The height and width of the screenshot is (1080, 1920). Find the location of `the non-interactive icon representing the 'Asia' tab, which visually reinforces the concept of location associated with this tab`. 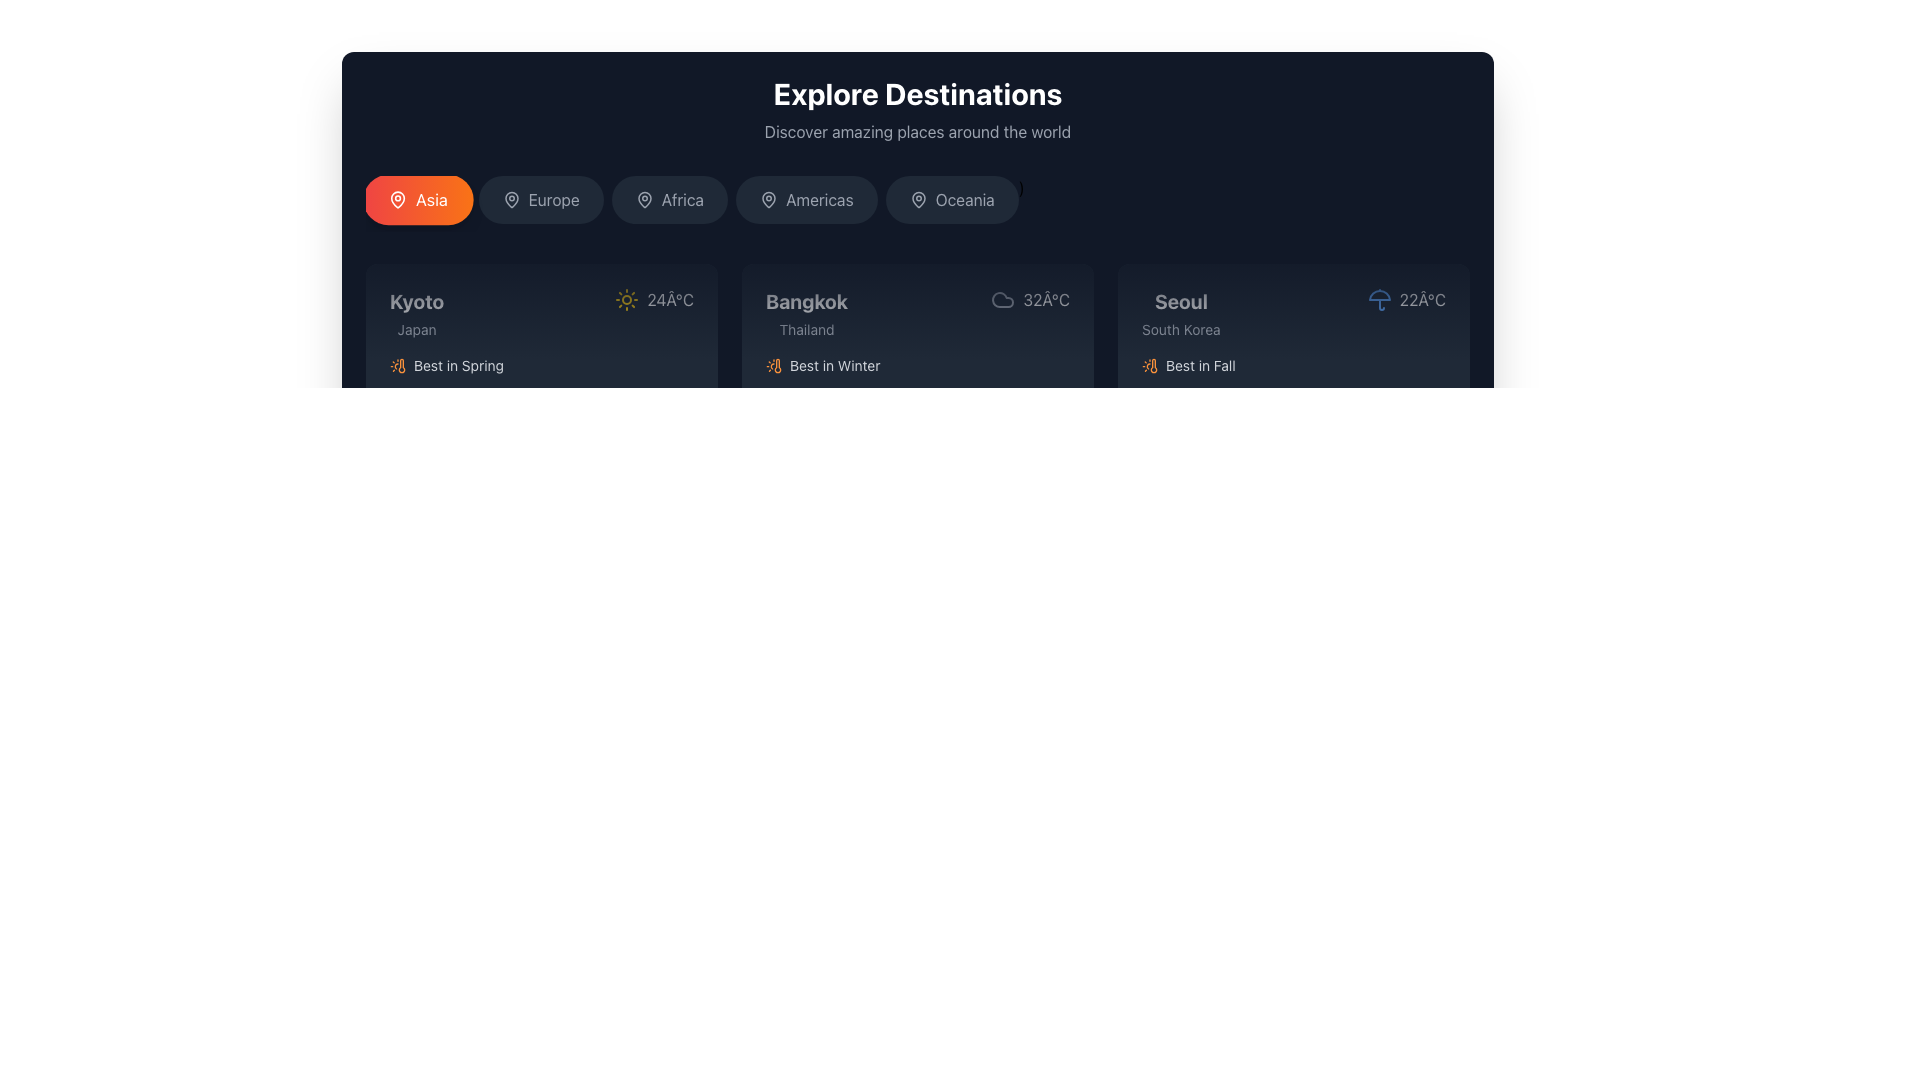

the non-interactive icon representing the 'Asia' tab, which visually reinforces the concept of location associated with this tab is located at coordinates (398, 200).